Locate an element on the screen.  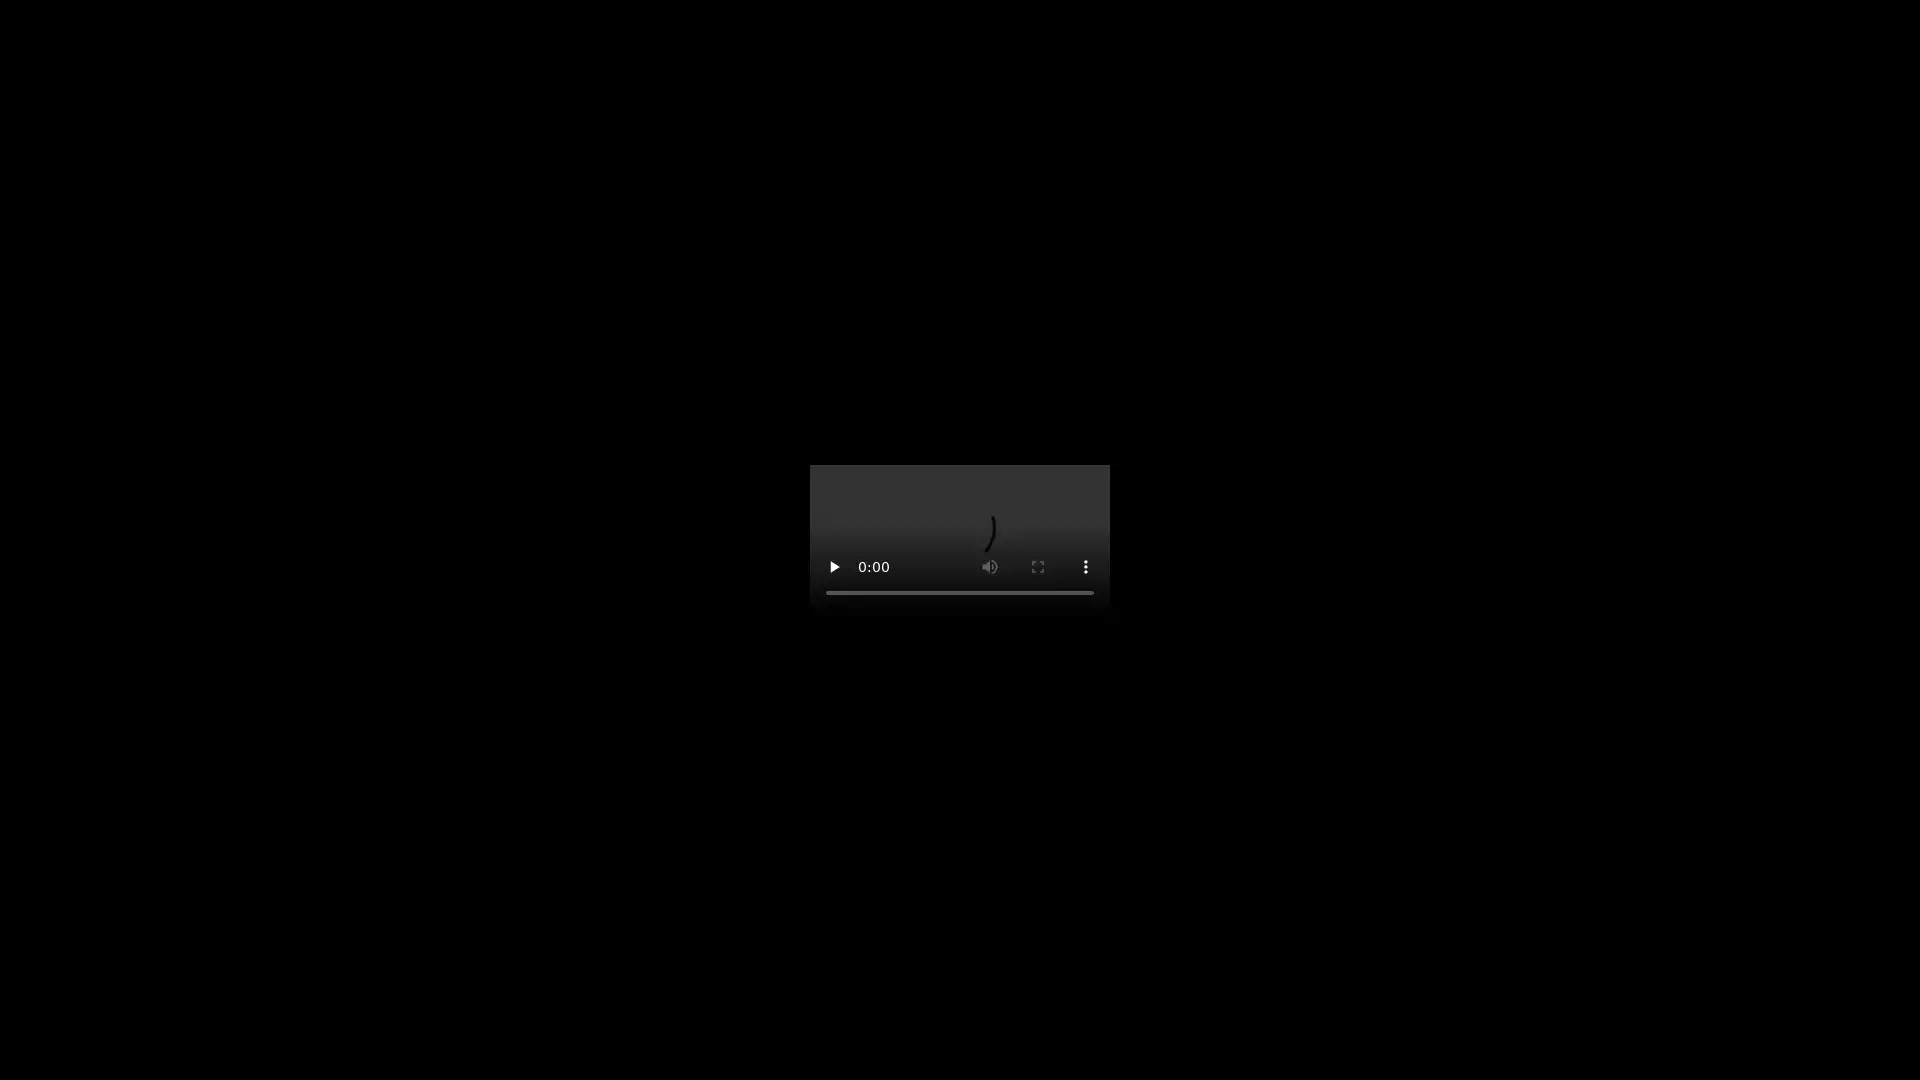
mute is located at coordinates (1083, 586).